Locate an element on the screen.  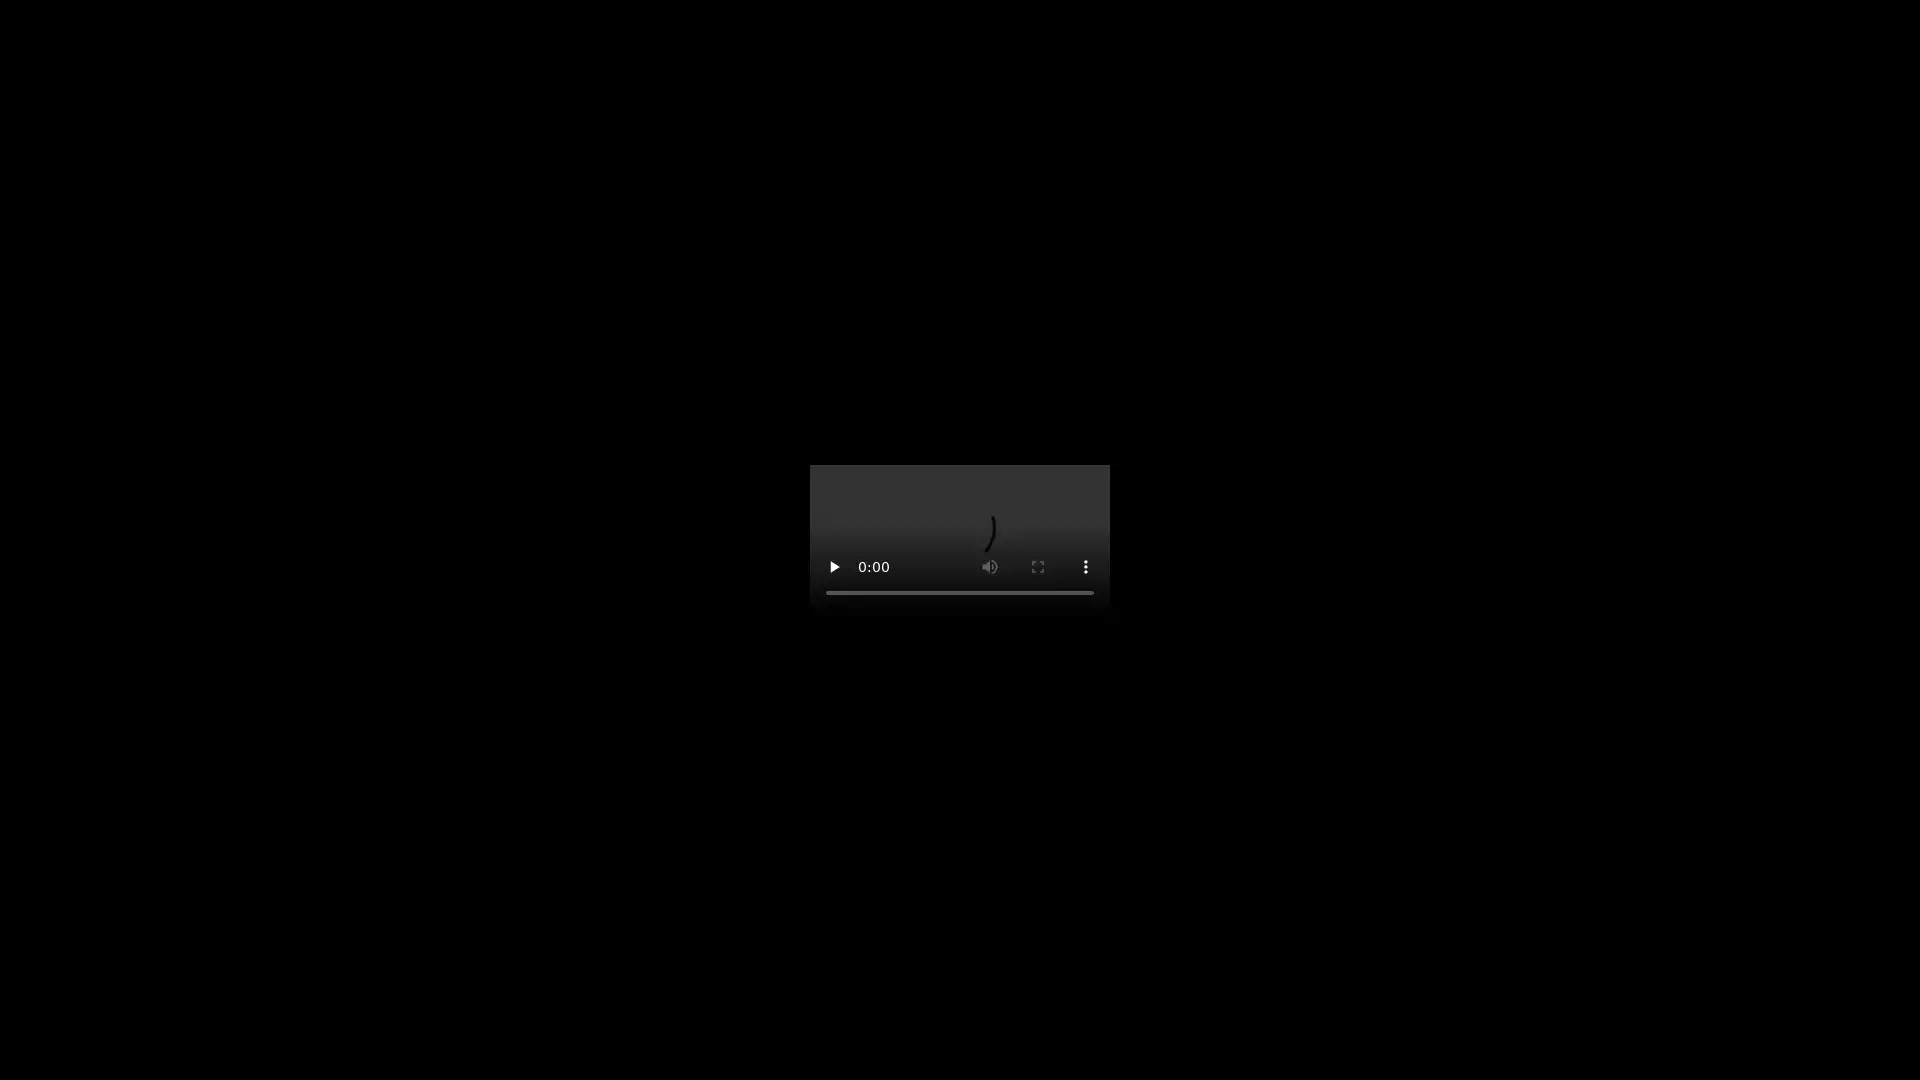
mute is located at coordinates (1083, 586).